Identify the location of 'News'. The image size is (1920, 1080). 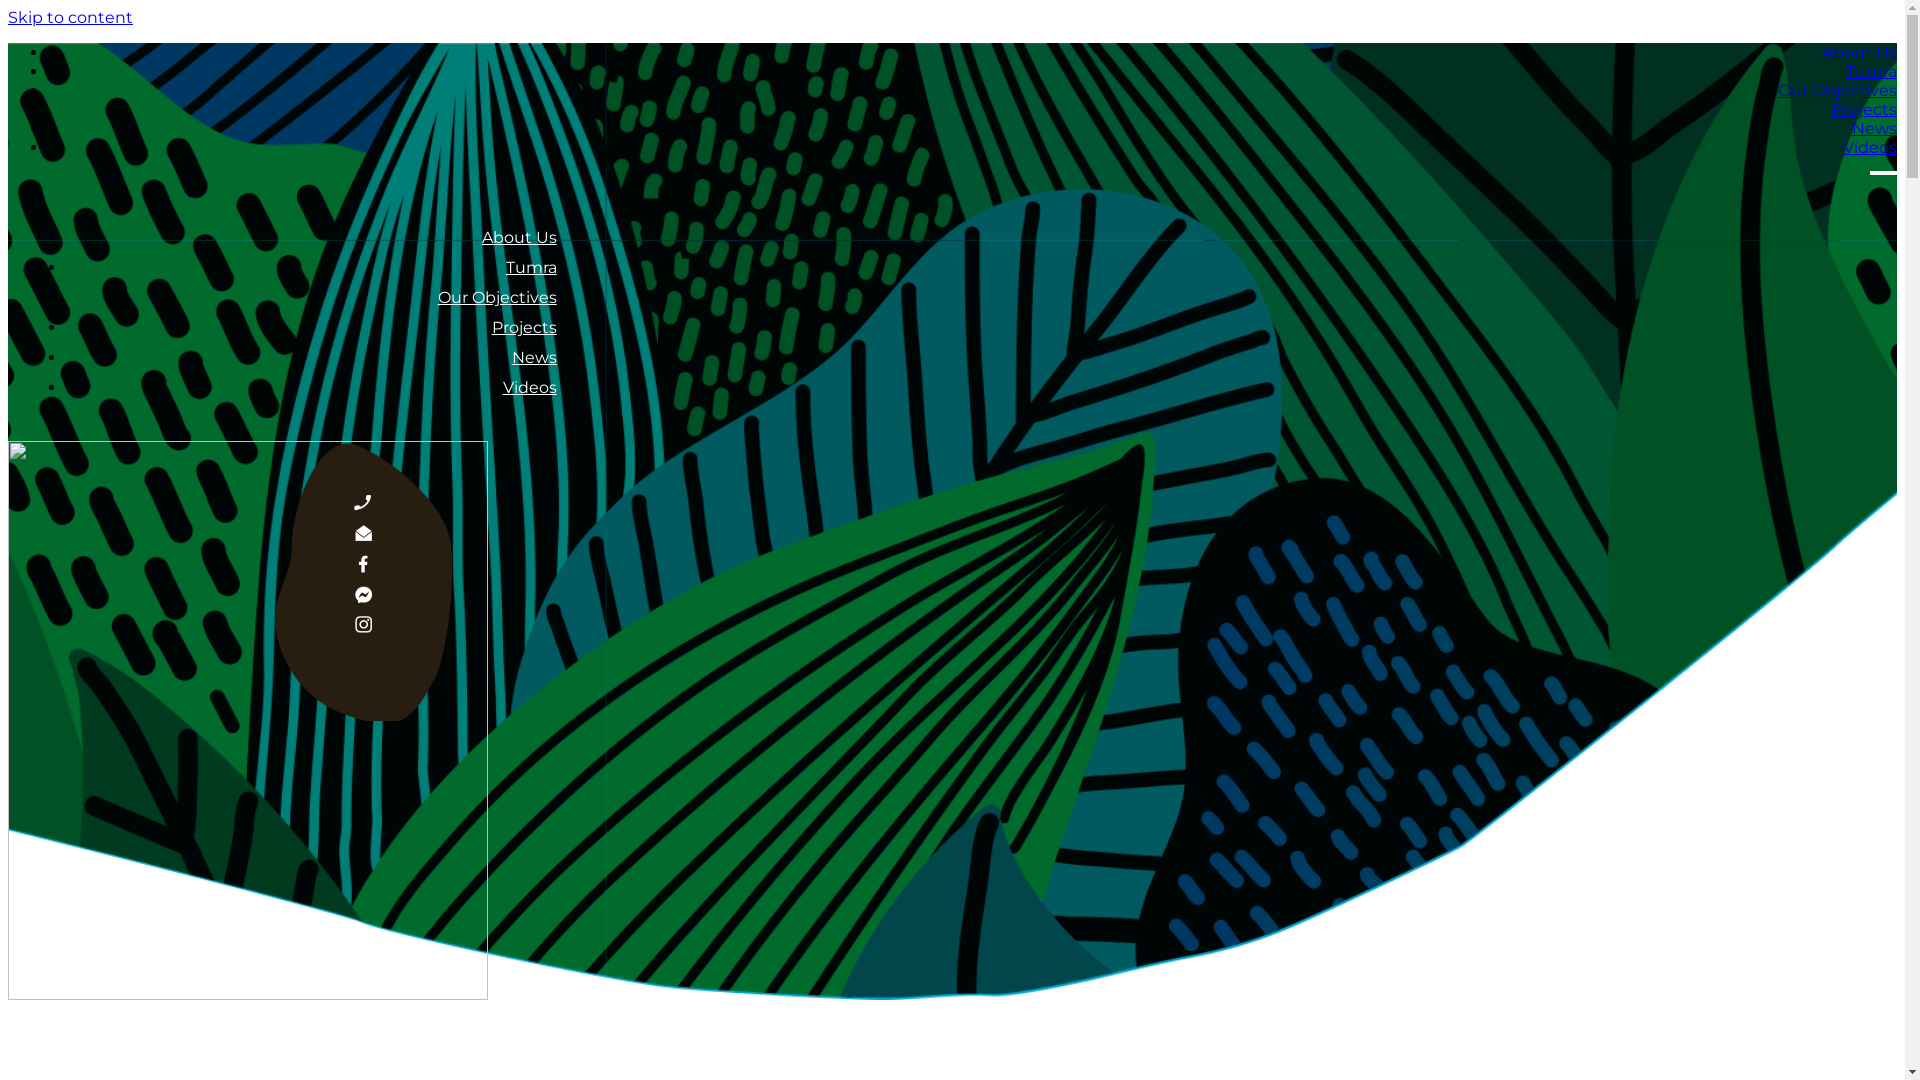
(534, 350).